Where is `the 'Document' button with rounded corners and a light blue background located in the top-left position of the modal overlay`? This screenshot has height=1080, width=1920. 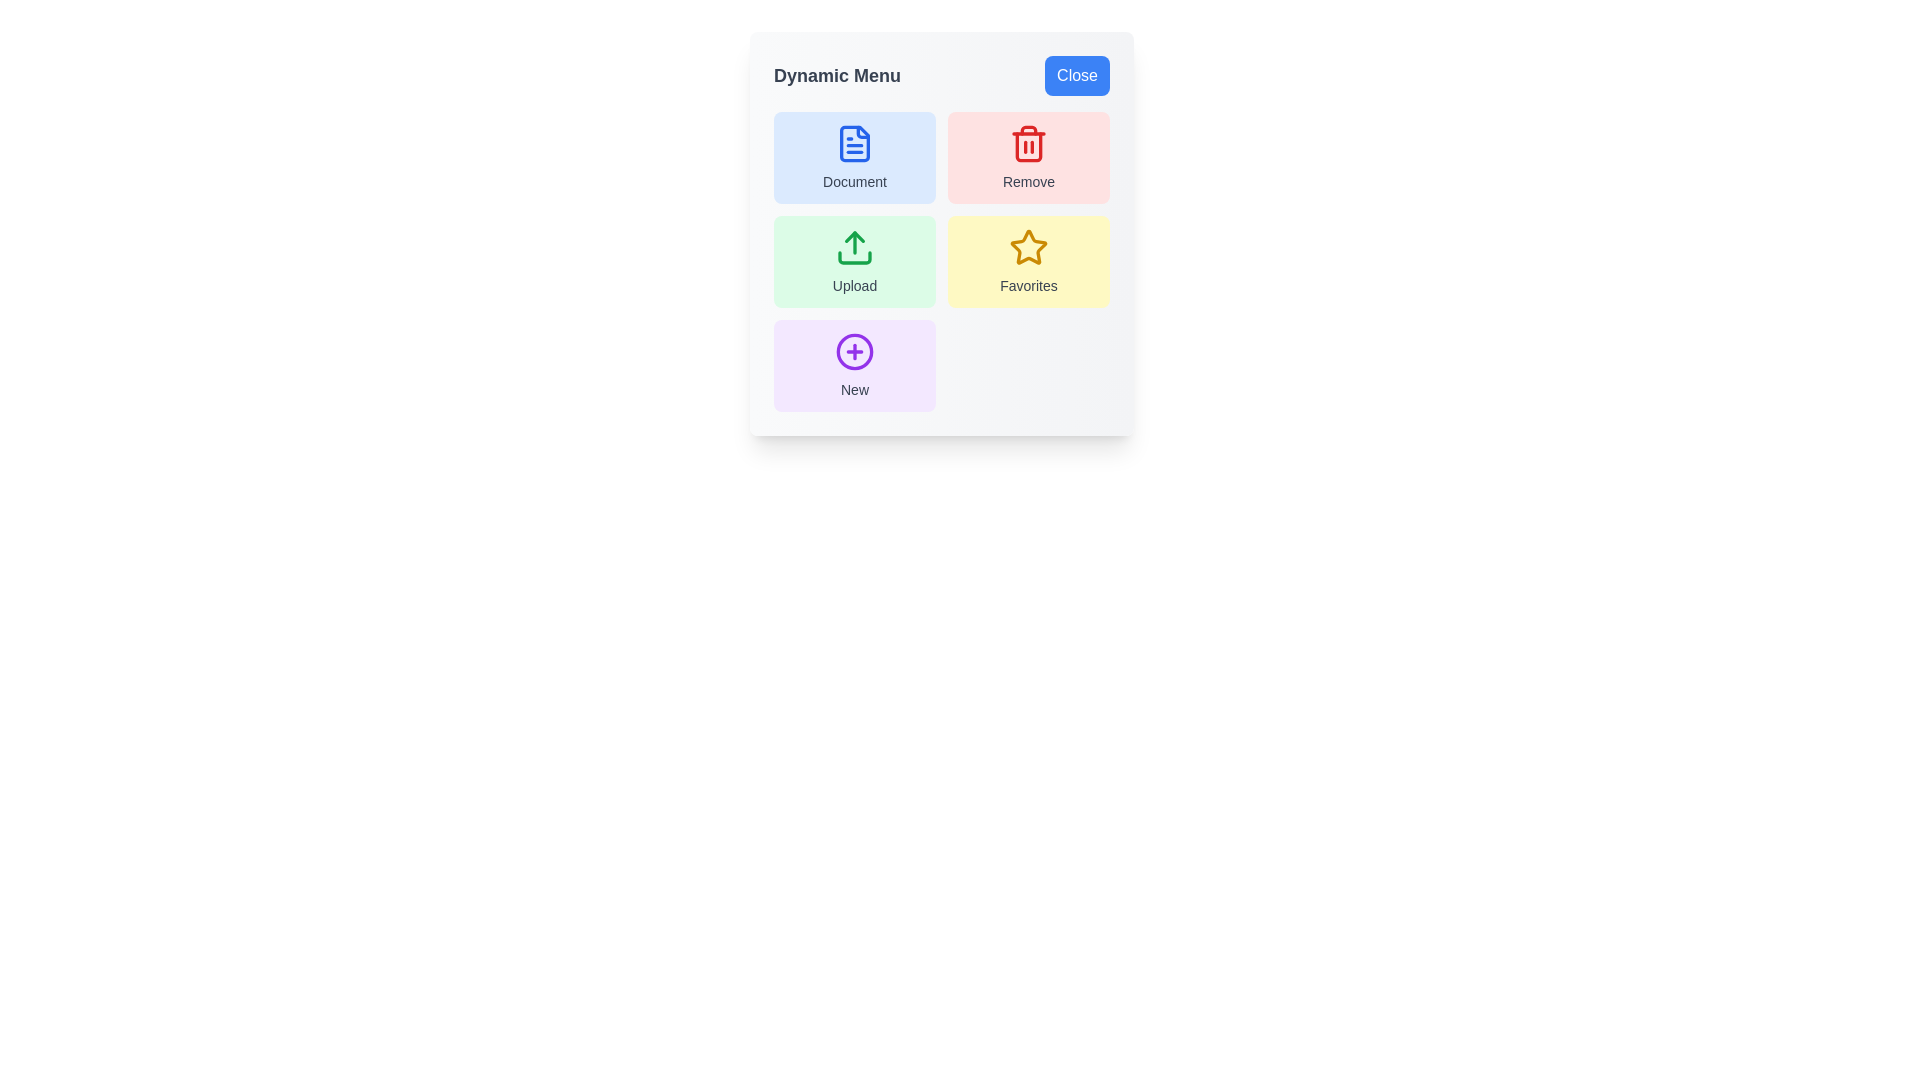
the 'Document' button with rounded corners and a light blue background located in the top-left position of the modal overlay is located at coordinates (854, 157).